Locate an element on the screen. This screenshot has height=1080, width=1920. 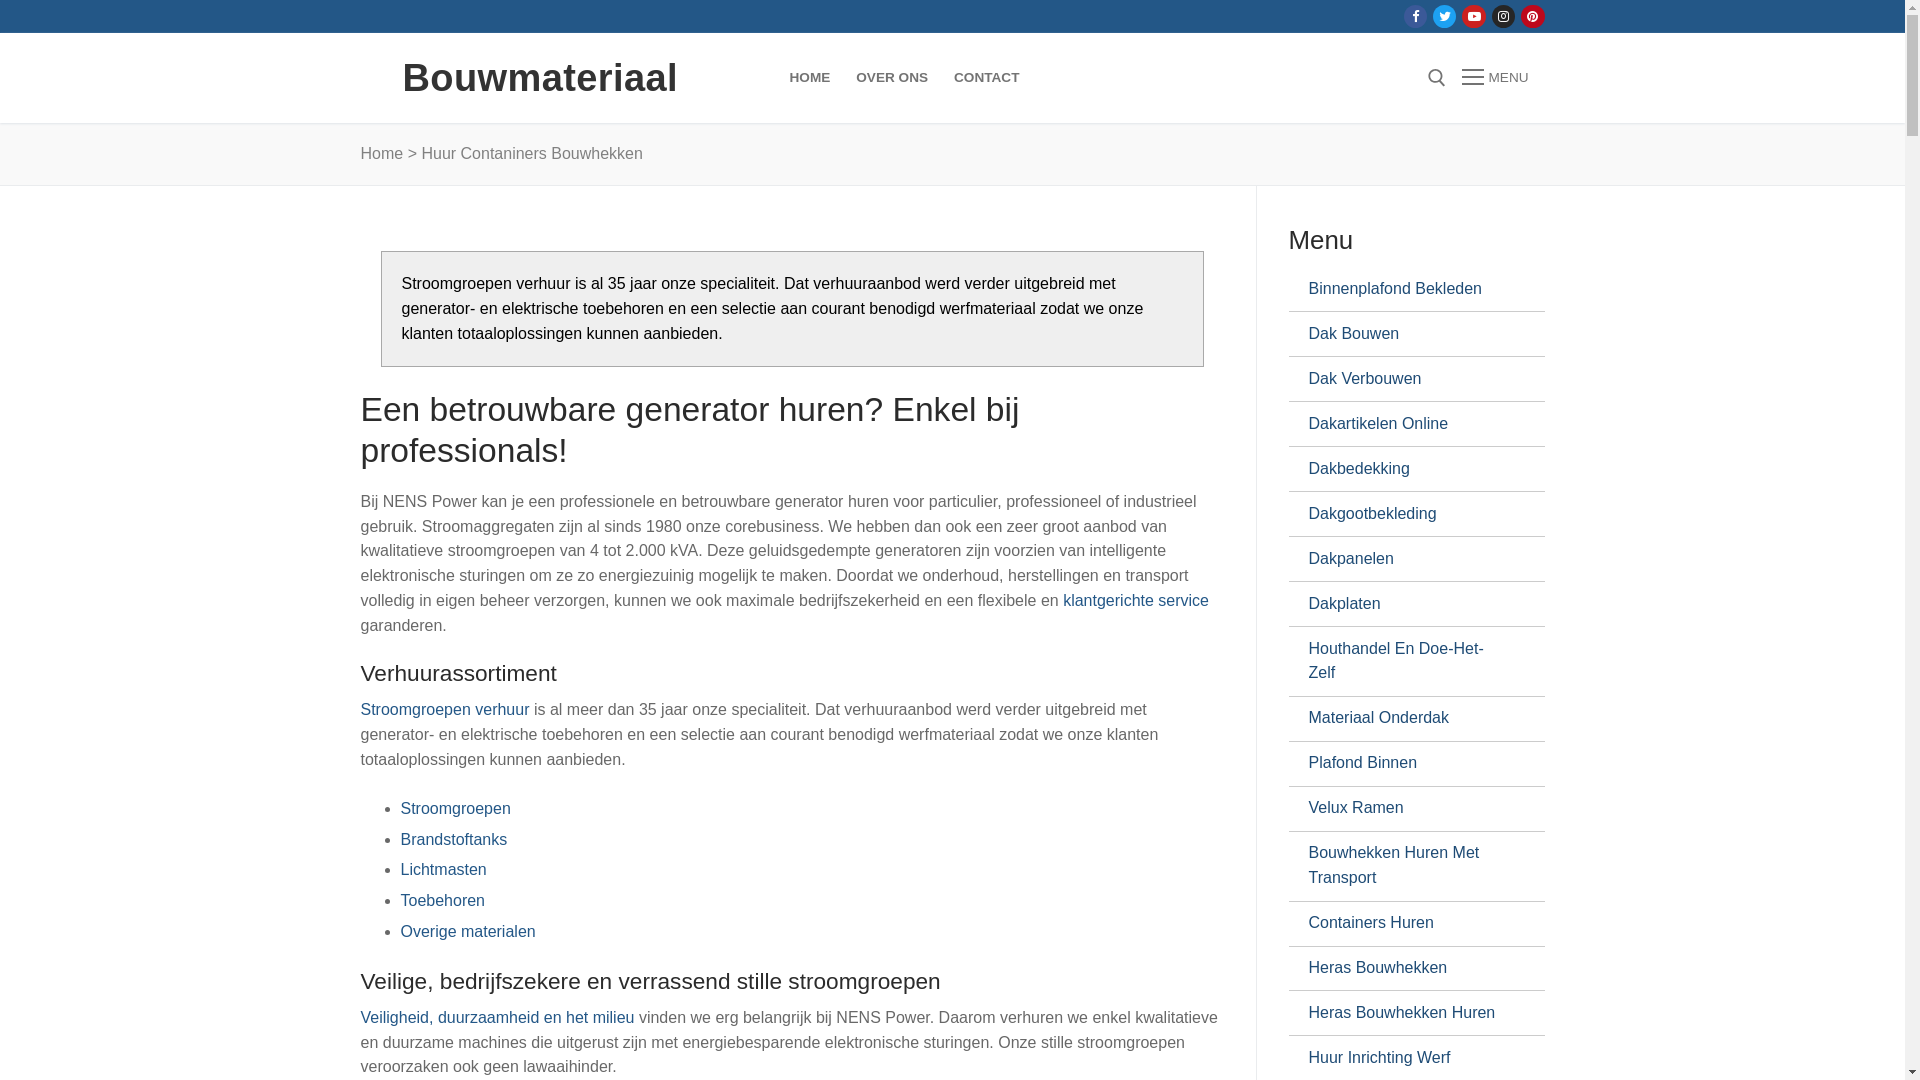
'Overige materialen' is located at coordinates (466, 931).